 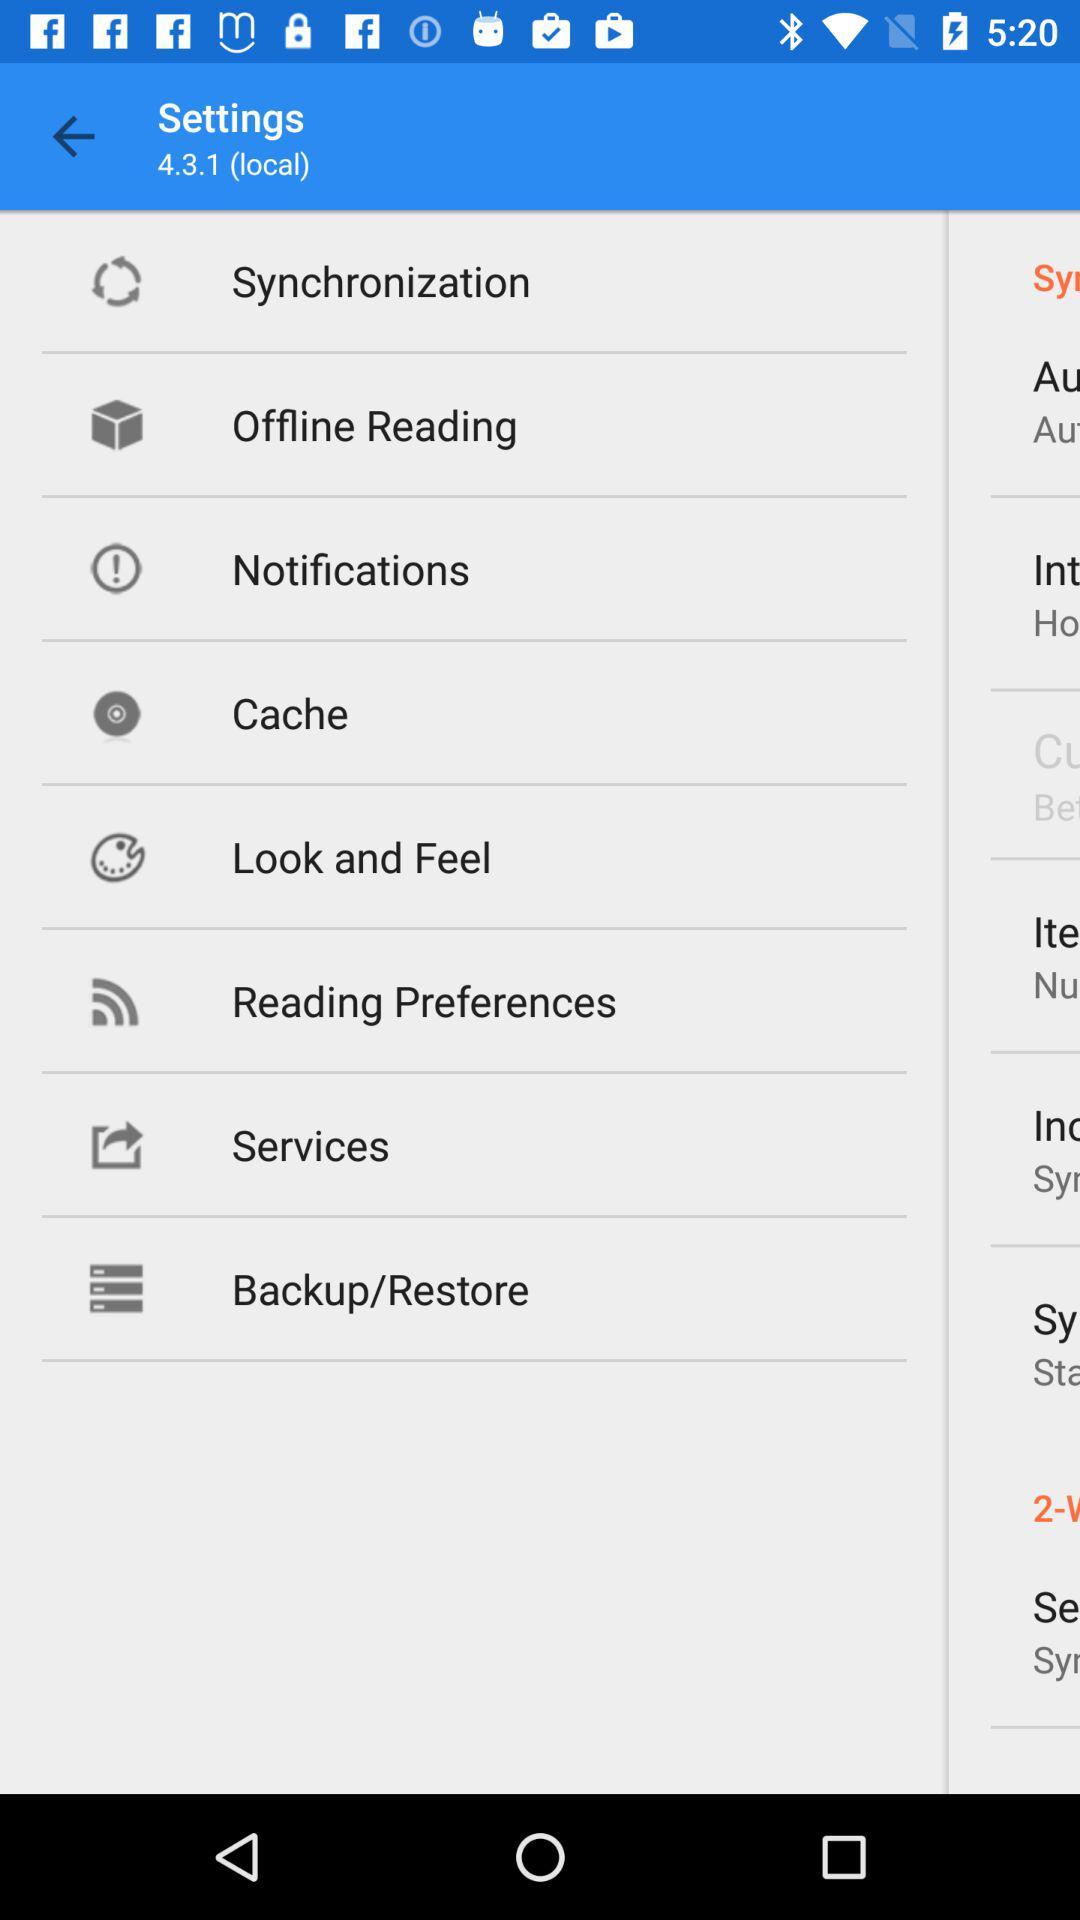 I want to click on auto update item, so click(x=1055, y=374).